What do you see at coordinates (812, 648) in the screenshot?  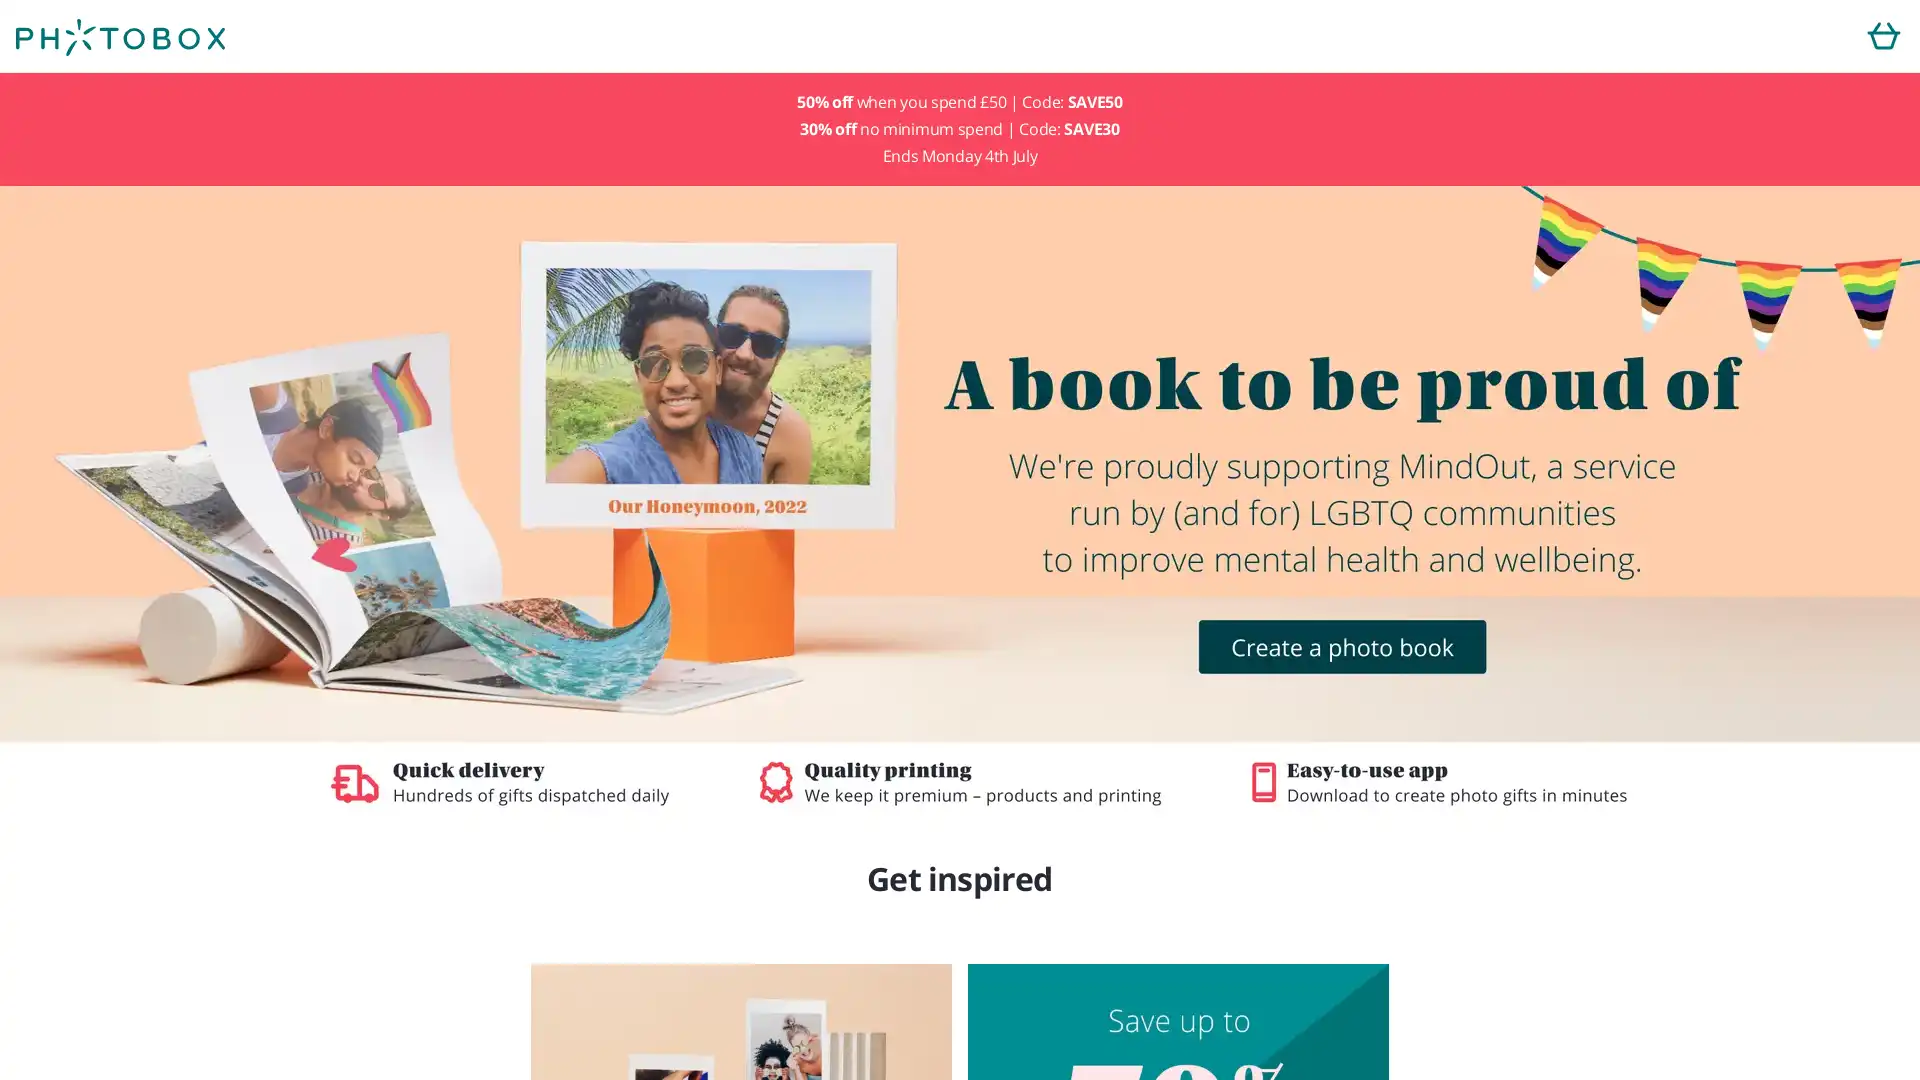 I see `Deny` at bounding box center [812, 648].